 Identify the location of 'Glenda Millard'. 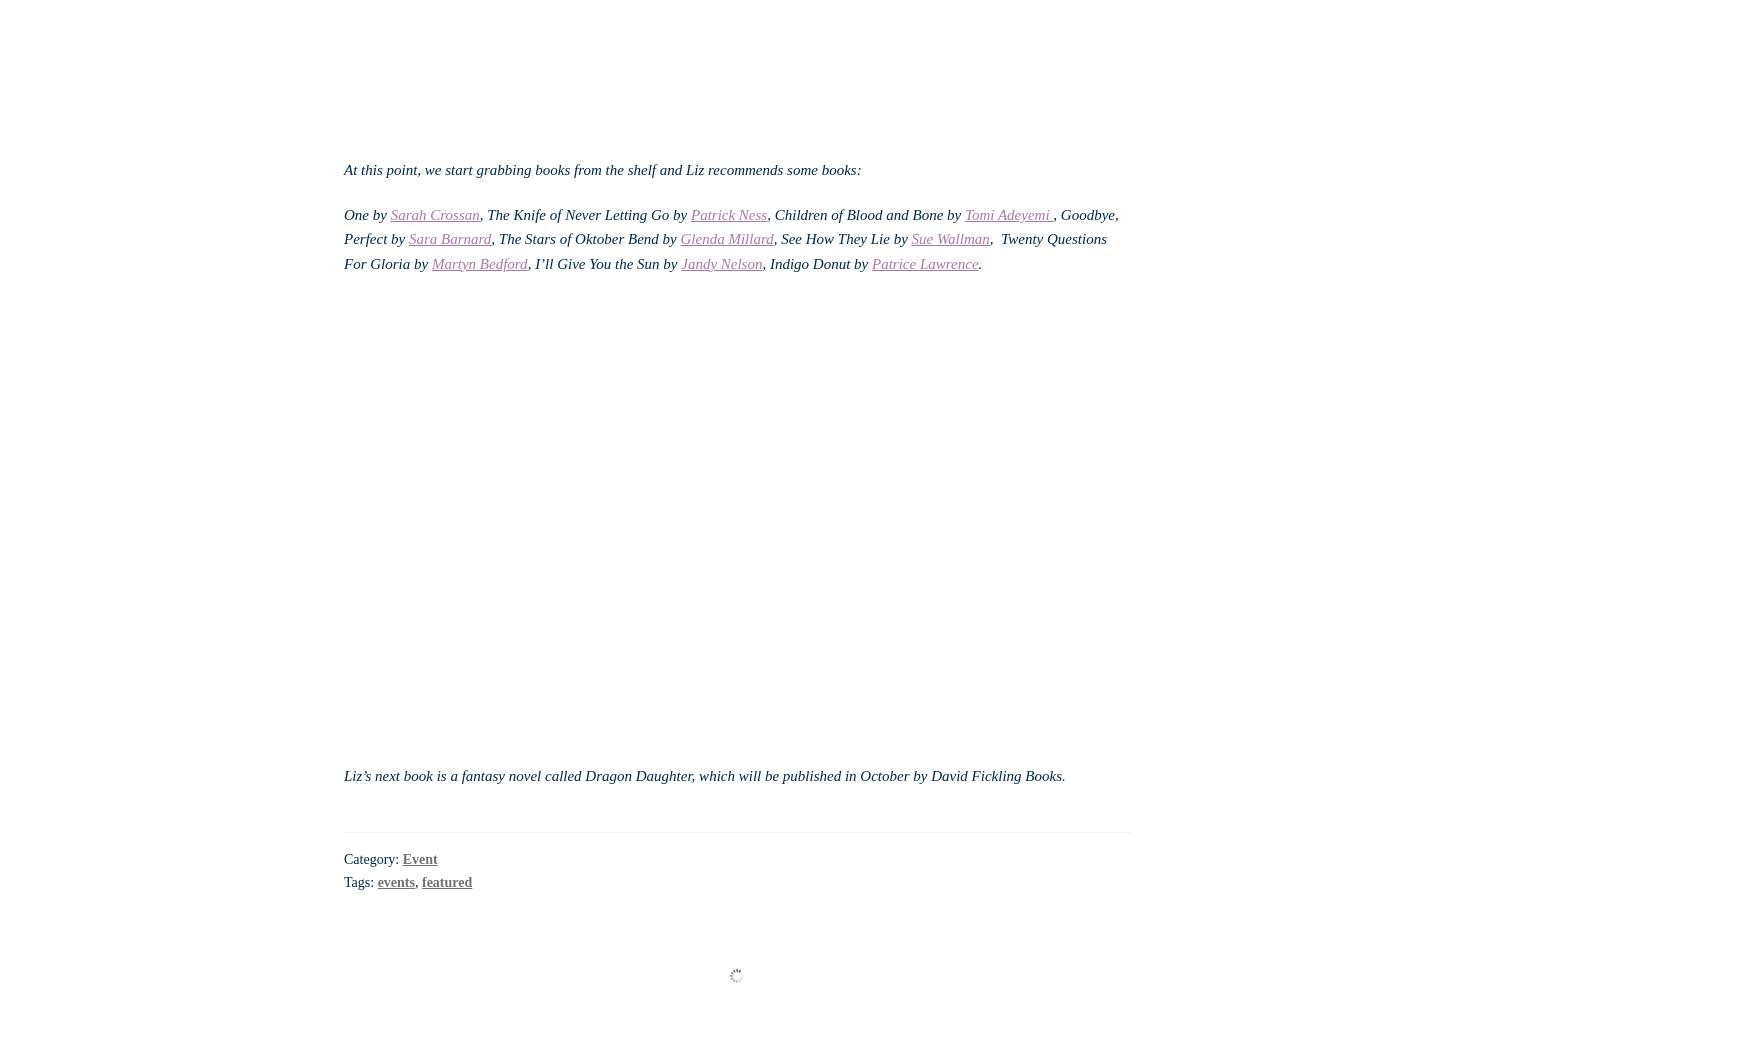
(725, 238).